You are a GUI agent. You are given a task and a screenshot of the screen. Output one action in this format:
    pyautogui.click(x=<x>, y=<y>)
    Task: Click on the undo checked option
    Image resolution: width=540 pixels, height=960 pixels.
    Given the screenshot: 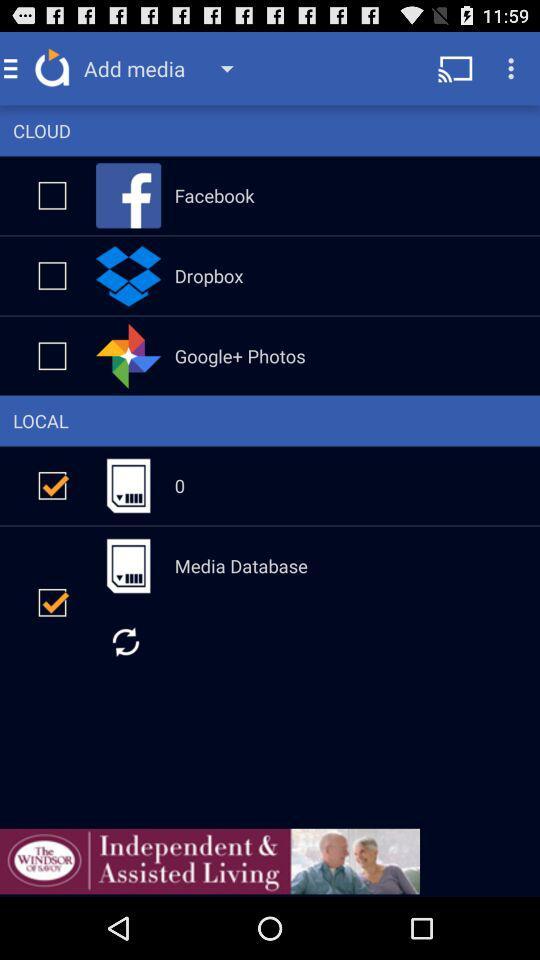 What is the action you would take?
    pyautogui.click(x=52, y=601)
    